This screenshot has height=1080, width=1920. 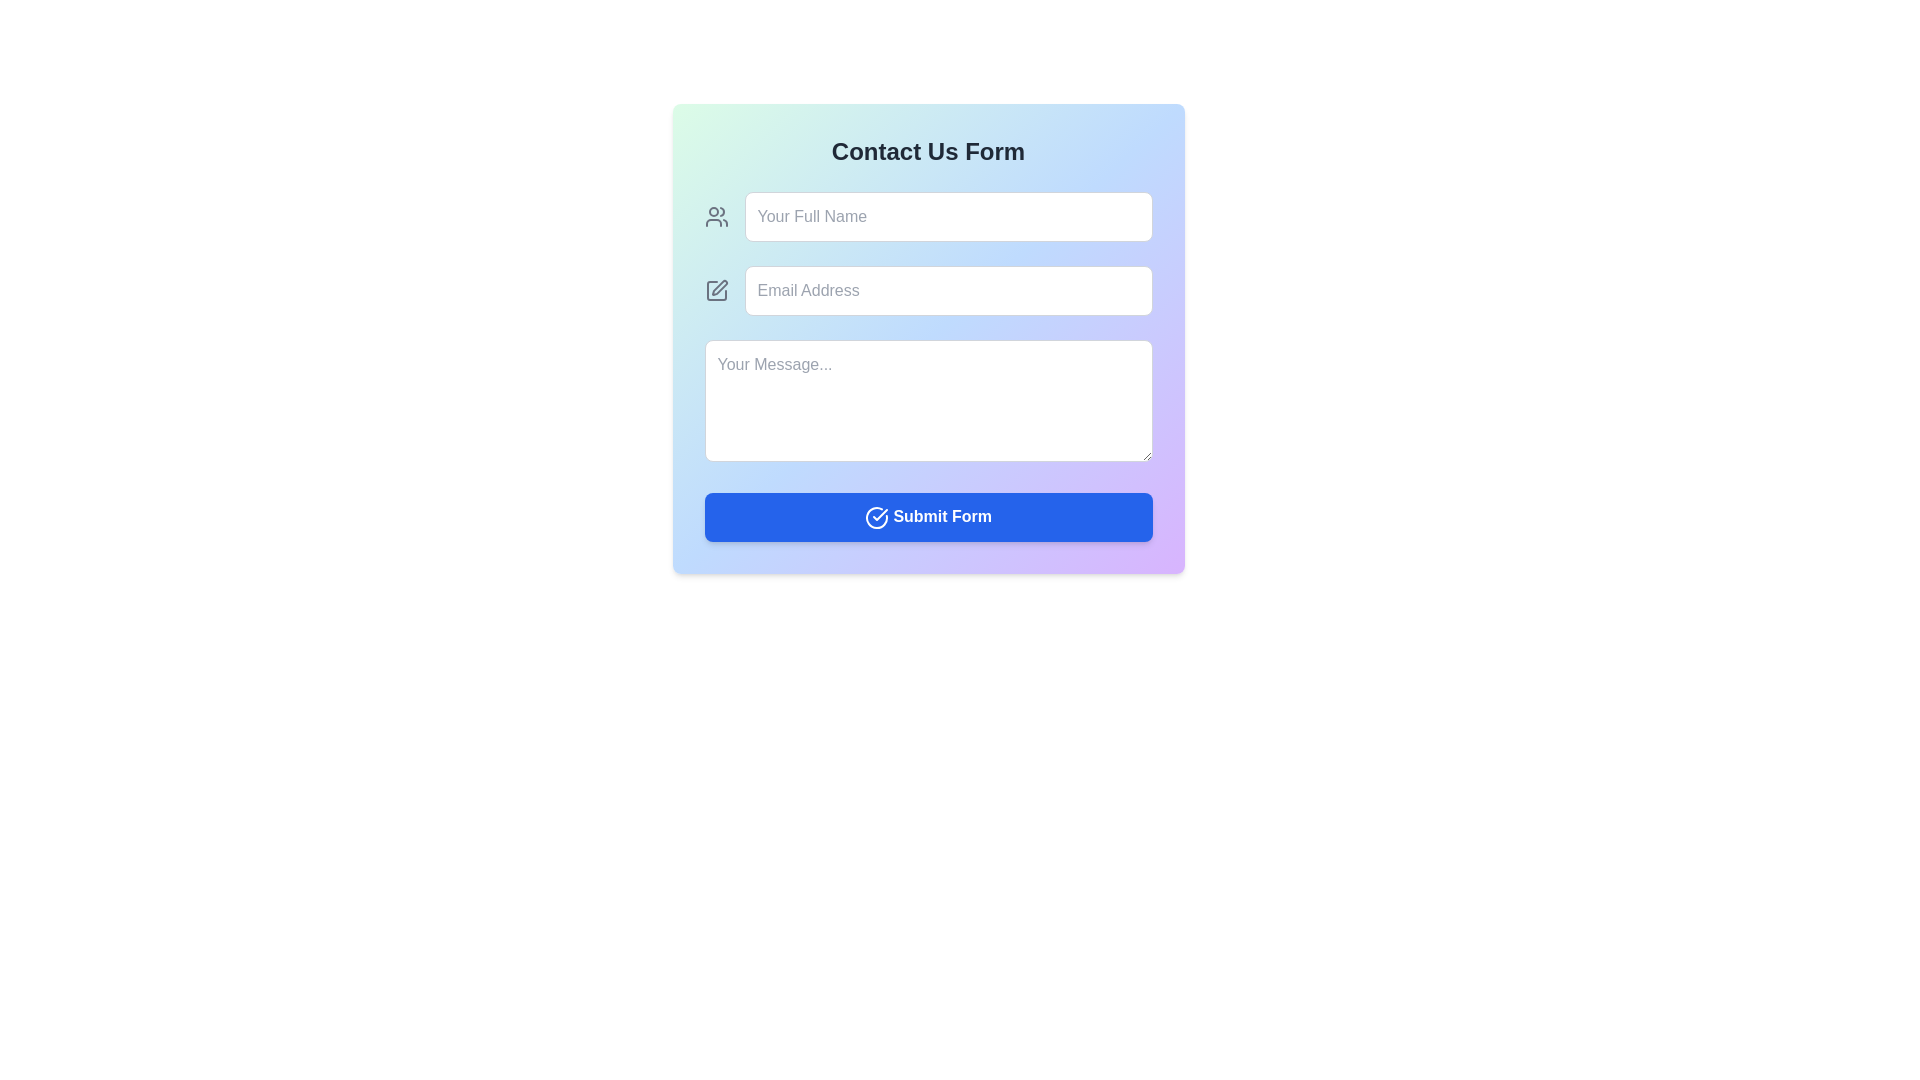 What do you see at coordinates (716, 290) in the screenshot?
I see `the editing or writing icon located to the left of the 'Email Address' input field` at bounding box center [716, 290].